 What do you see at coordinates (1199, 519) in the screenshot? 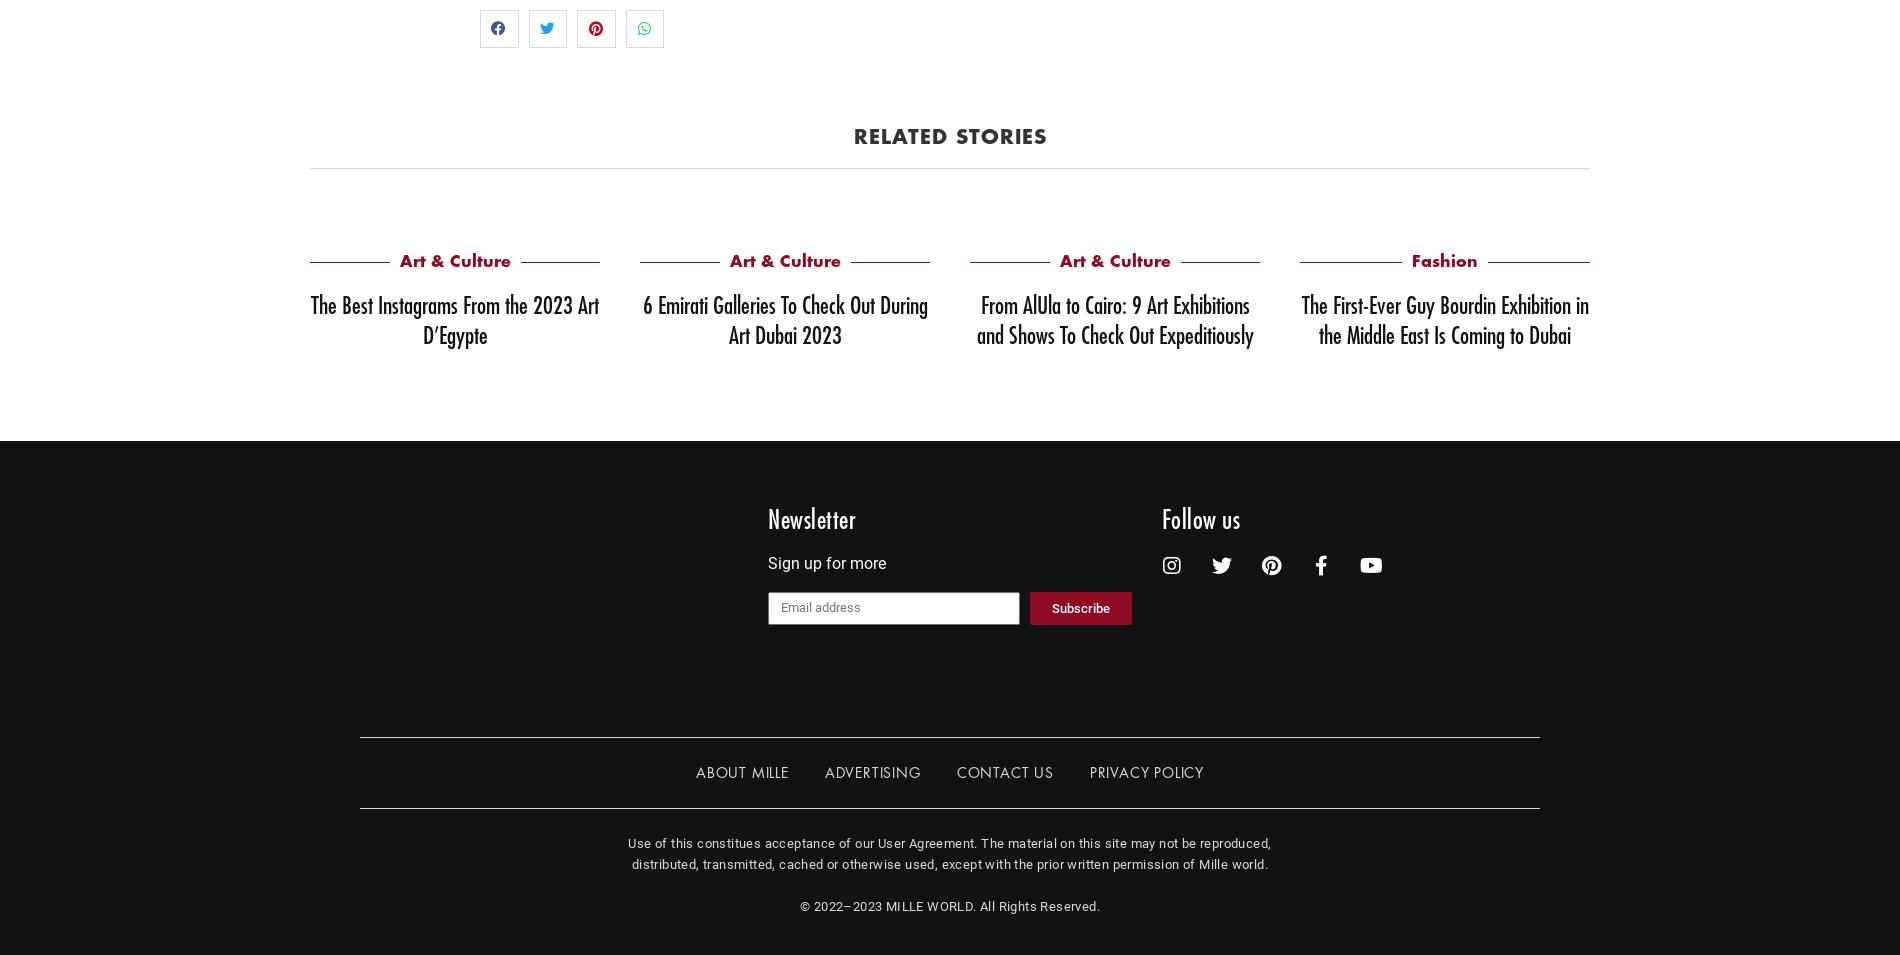
I see `'Follow us'` at bounding box center [1199, 519].